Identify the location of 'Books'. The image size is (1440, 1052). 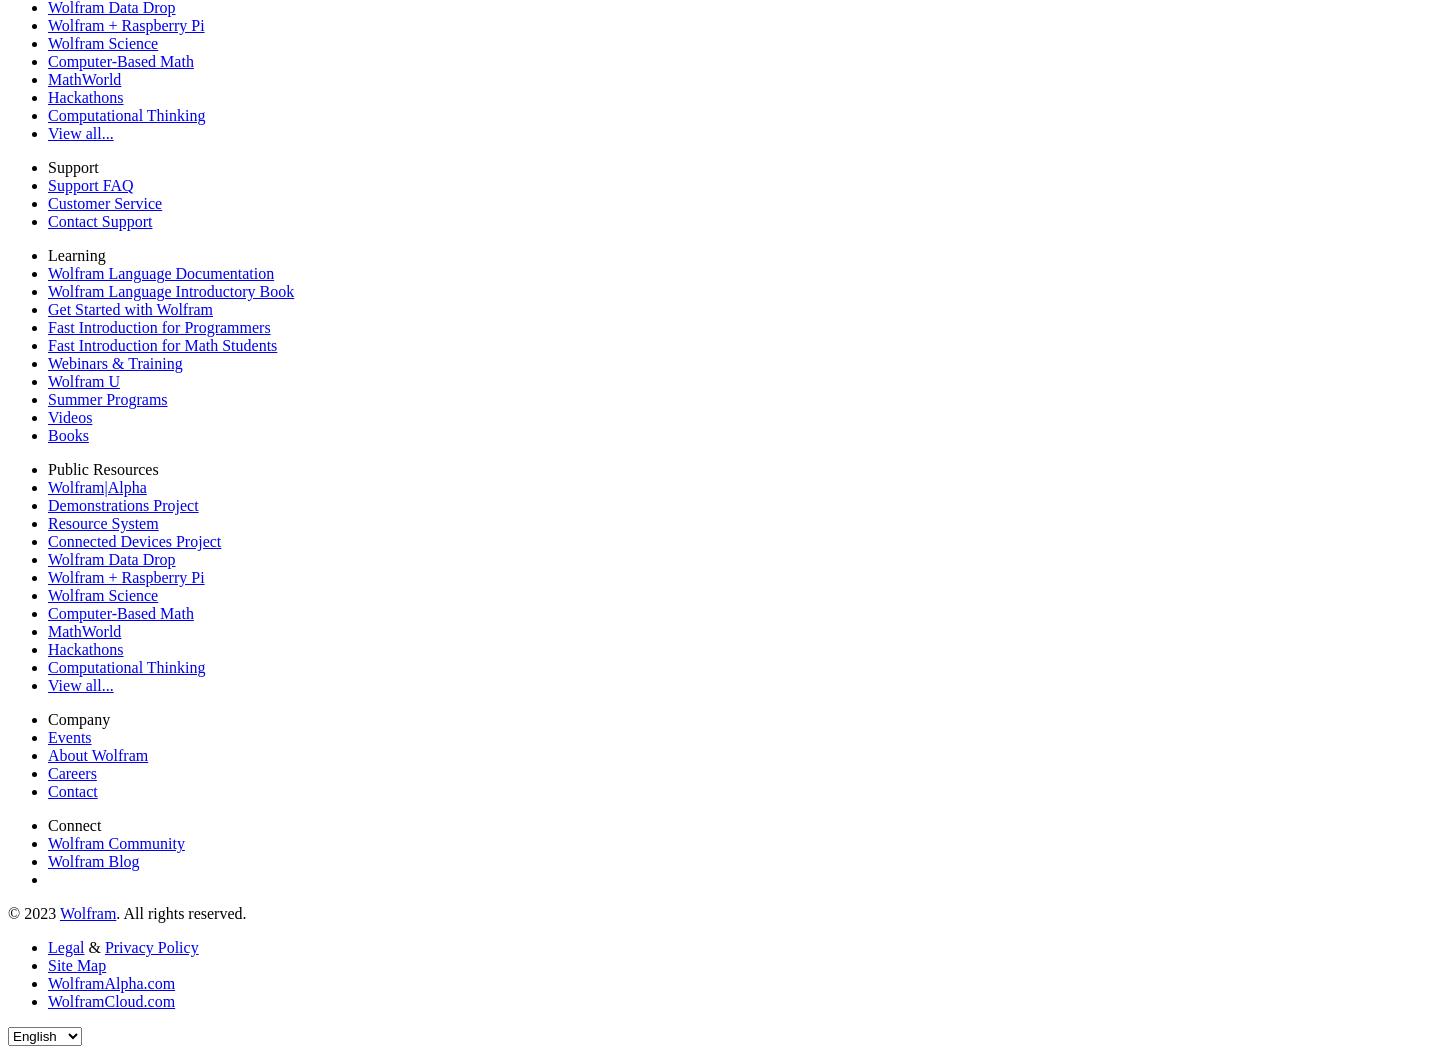
(46, 434).